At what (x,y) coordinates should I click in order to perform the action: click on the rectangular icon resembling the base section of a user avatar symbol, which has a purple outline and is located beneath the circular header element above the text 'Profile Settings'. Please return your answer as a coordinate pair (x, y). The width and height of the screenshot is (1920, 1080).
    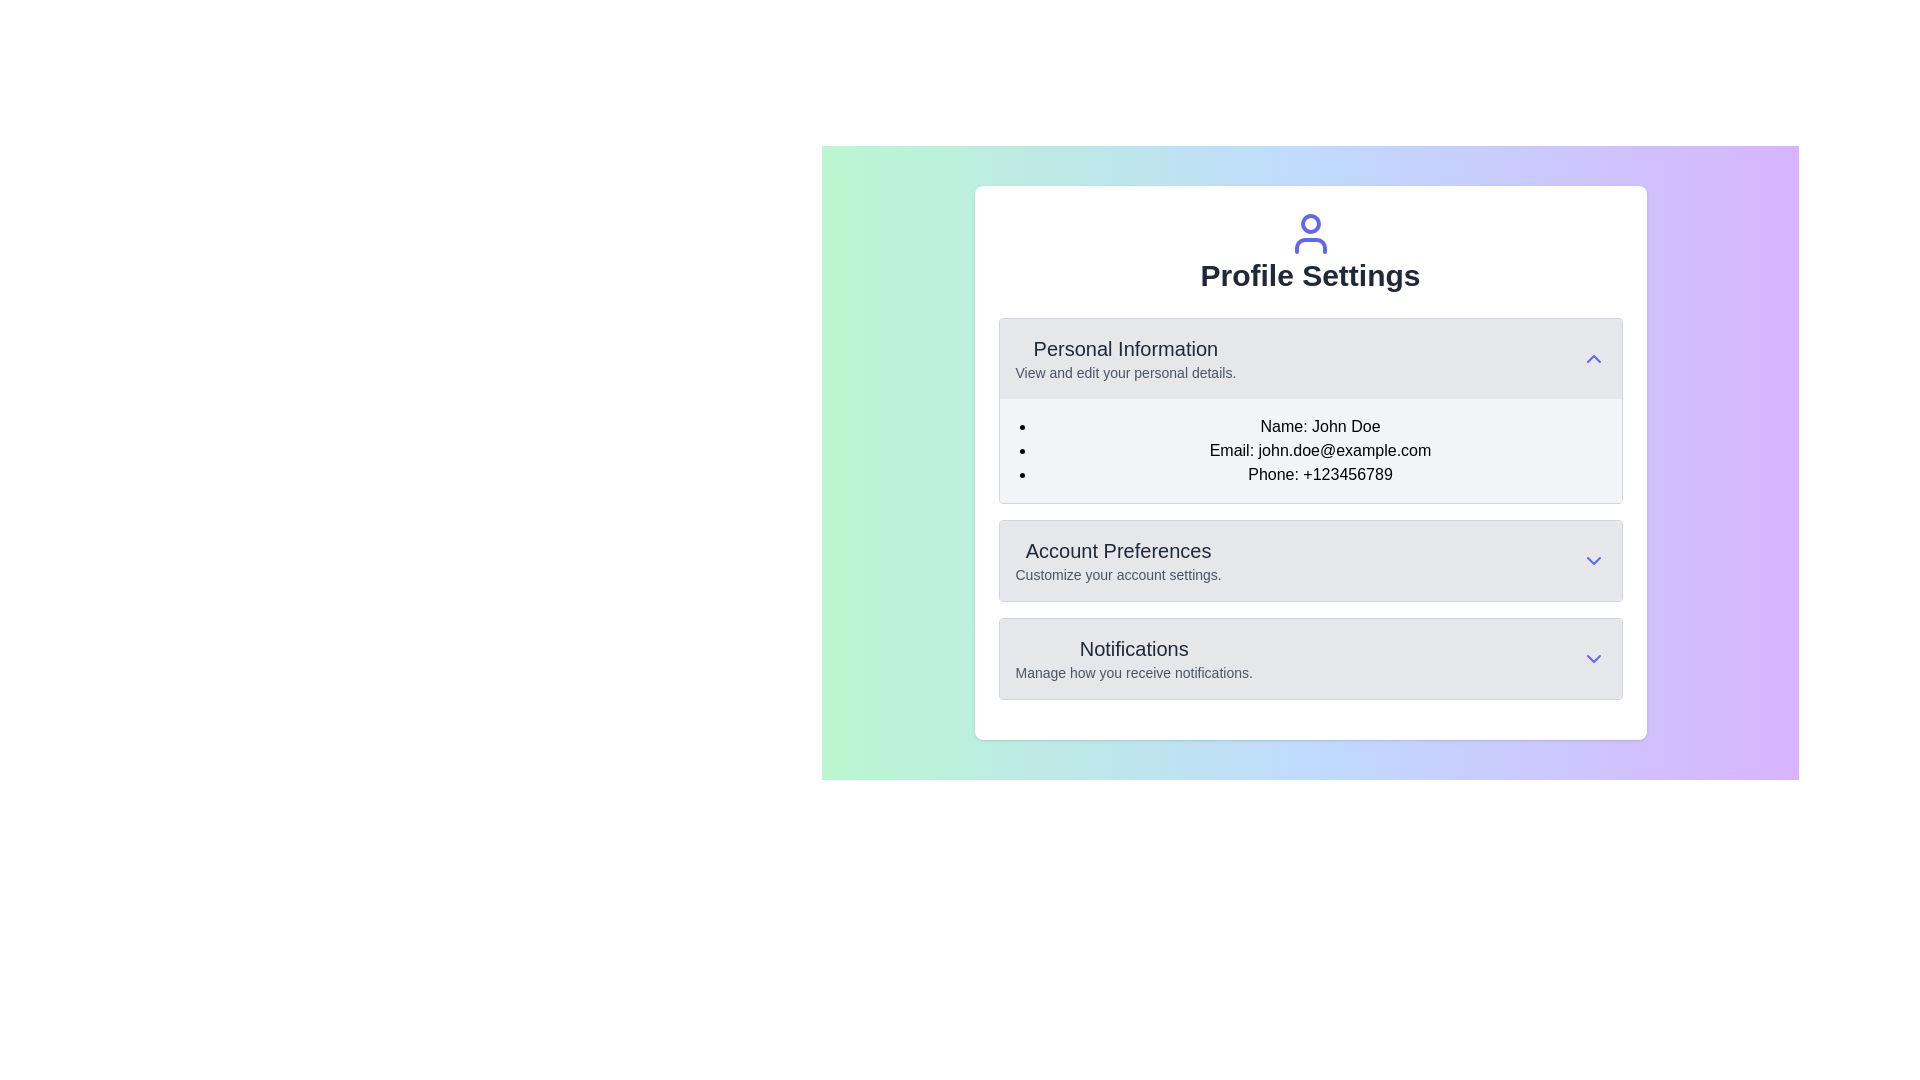
    Looking at the image, I should click on (1310, 245).